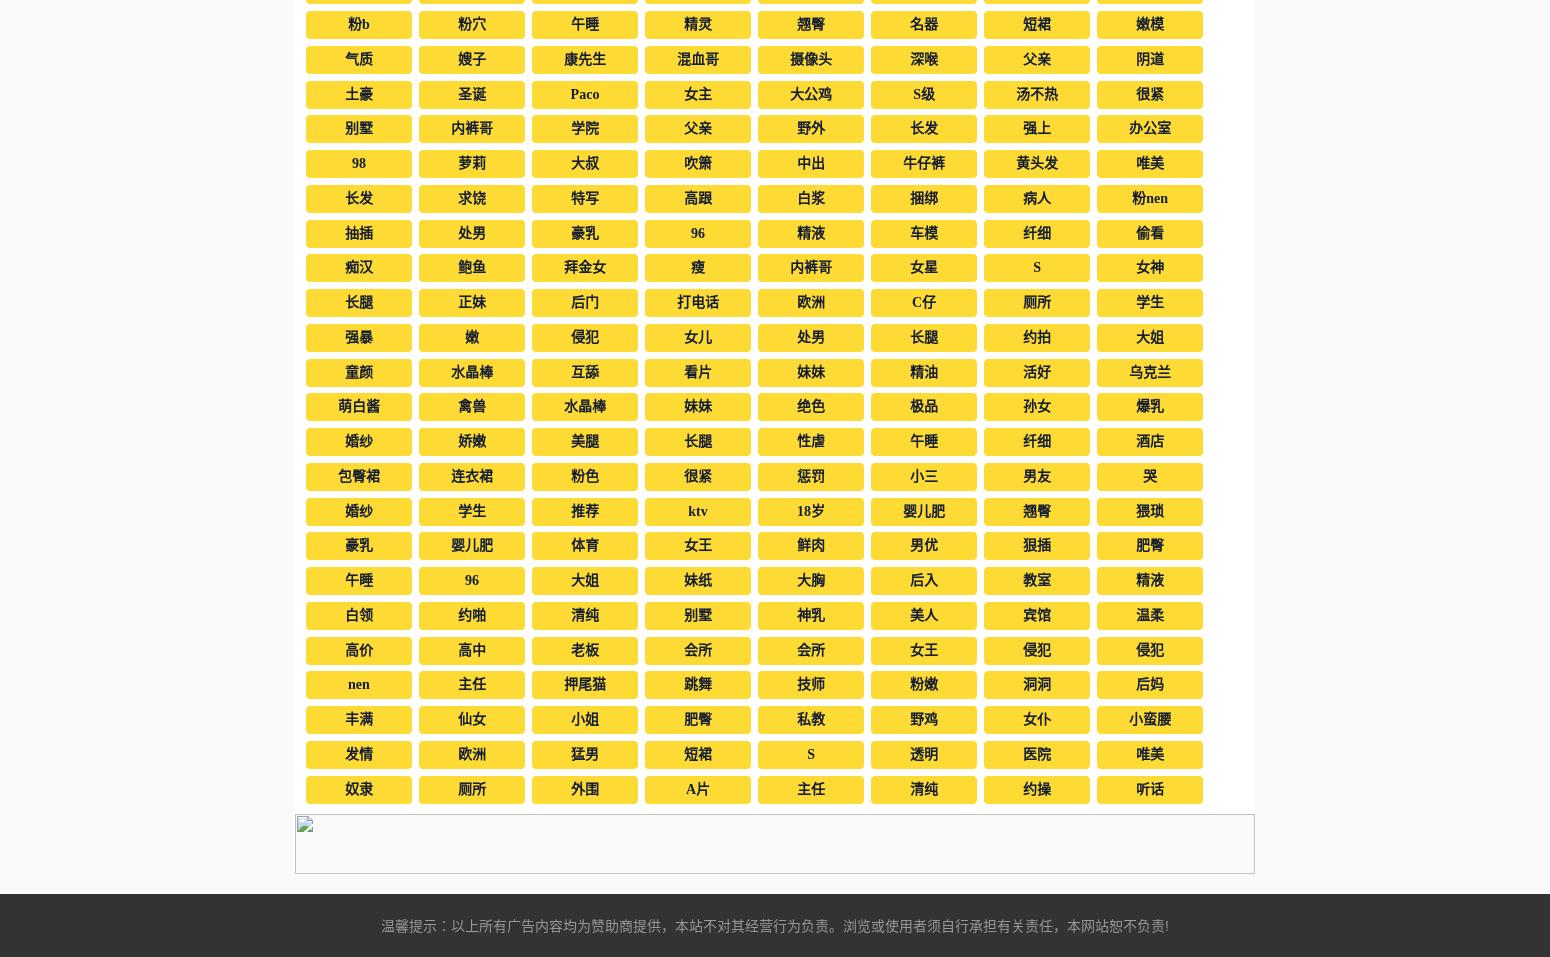 Image resolution: width=1550 pixels, height=957 pixels. What do you see at coordinates (584, 92) in the screenshot?
I see `'Paco'` at bounding box center [584, 92].